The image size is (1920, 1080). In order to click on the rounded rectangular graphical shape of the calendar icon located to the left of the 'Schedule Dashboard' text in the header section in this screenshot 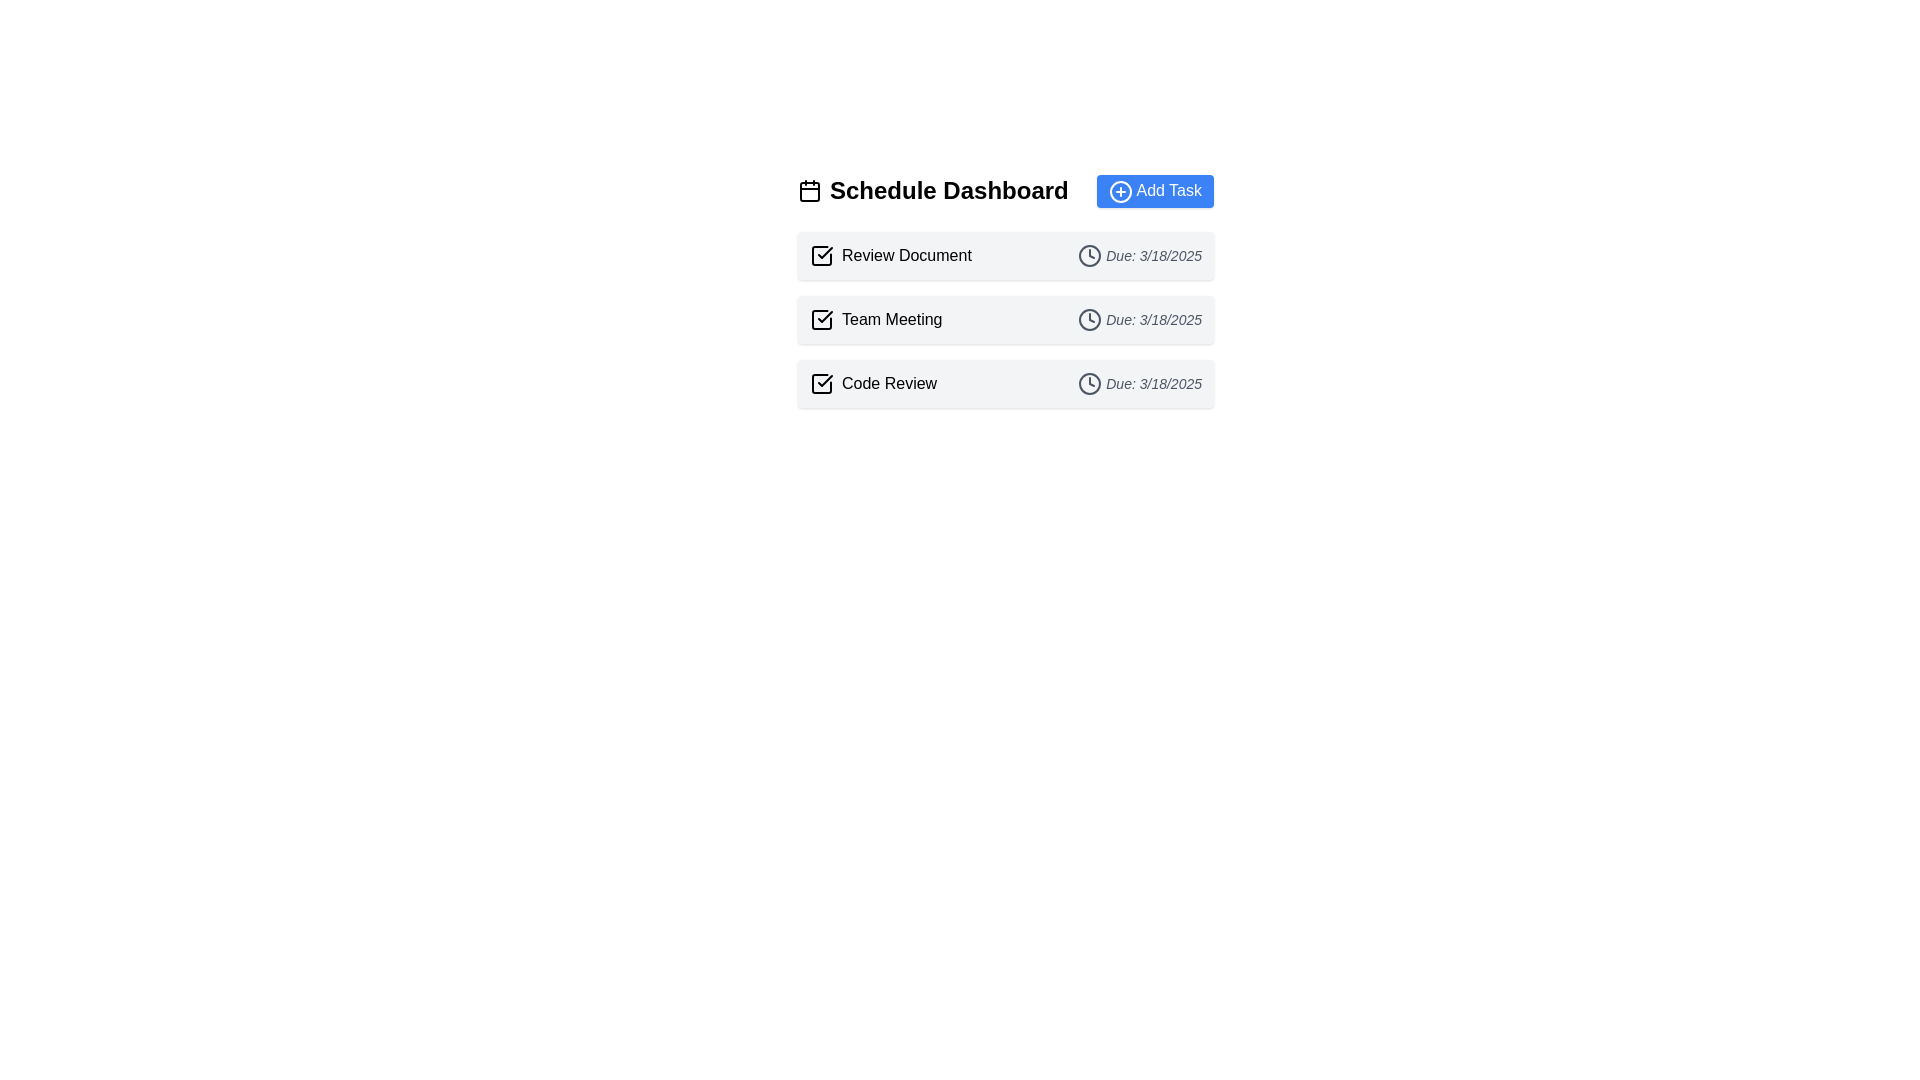, I will do `click(810, 192)`.